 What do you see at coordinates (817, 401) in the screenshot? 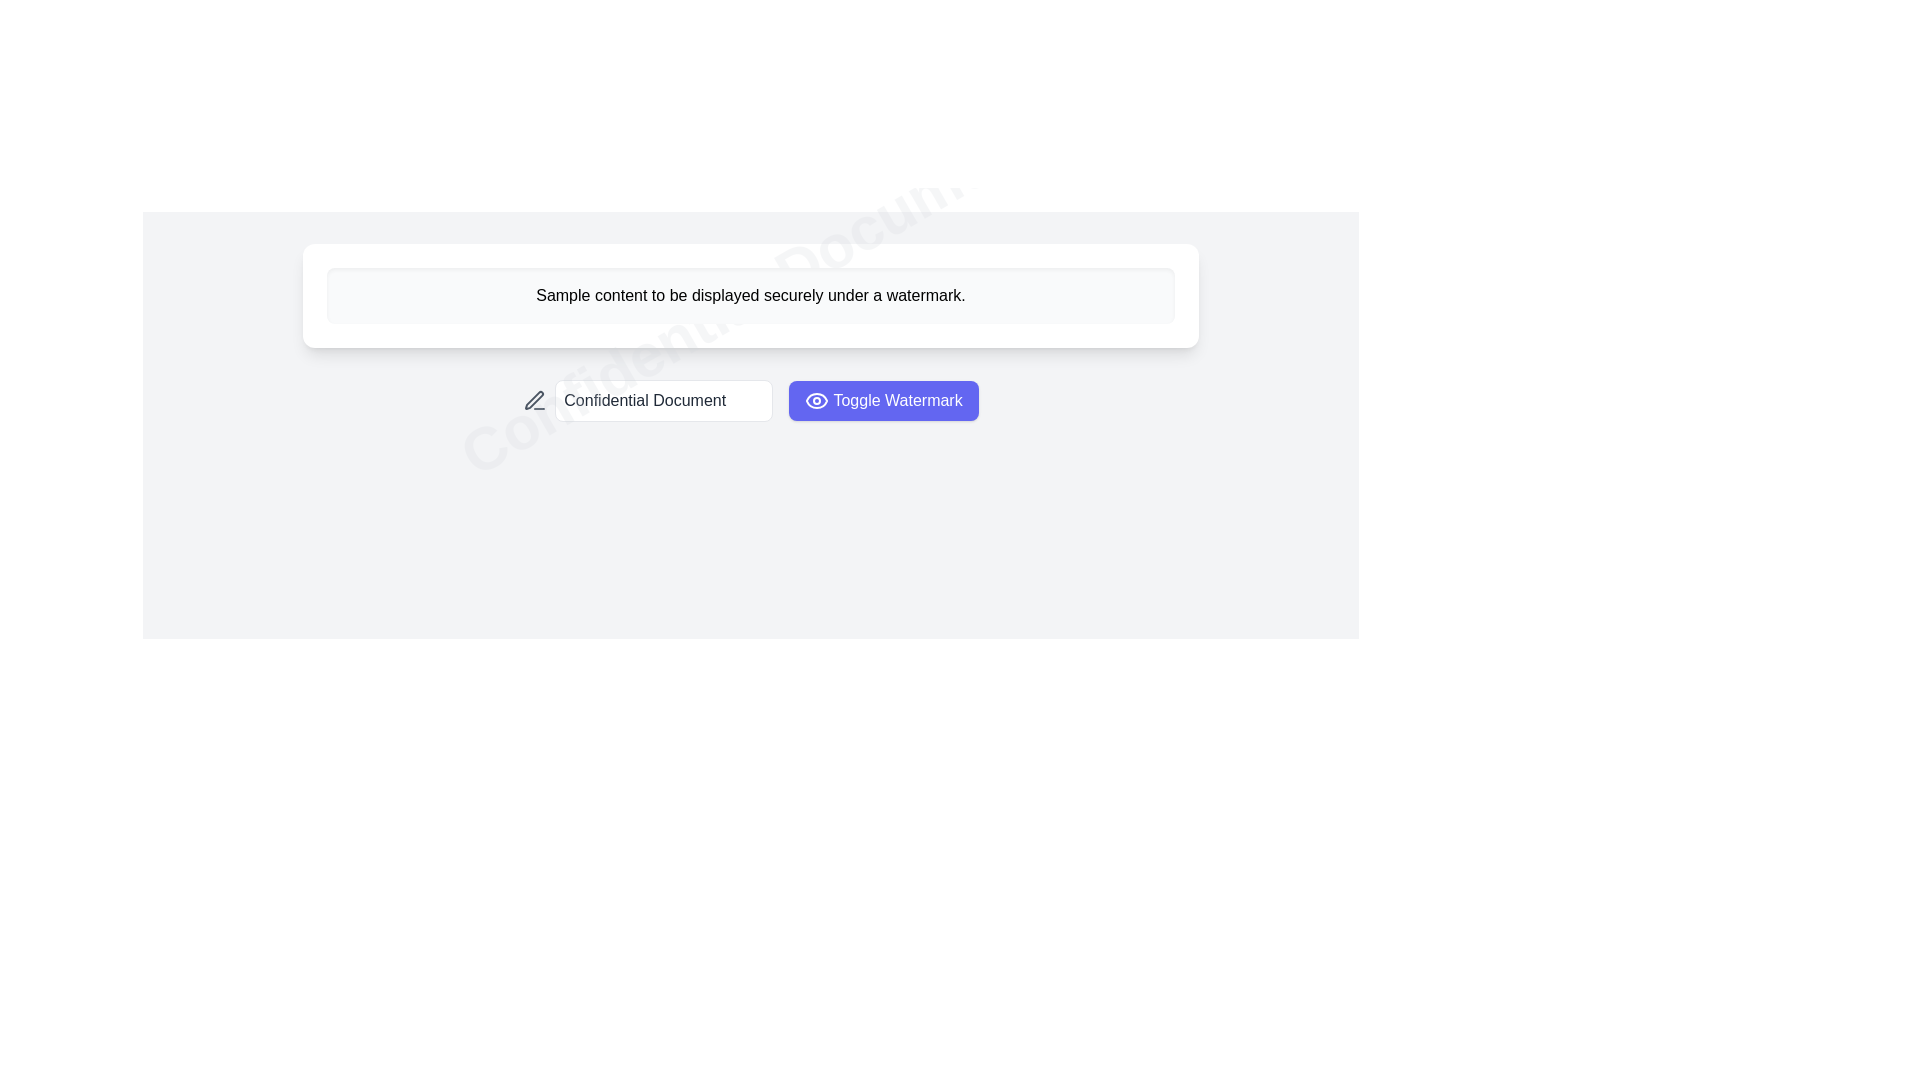
I see `the 'Toggle Watermark' button icon, which is integrated into a button indicating visibility or display-related features` at bounding box center [817, 401].